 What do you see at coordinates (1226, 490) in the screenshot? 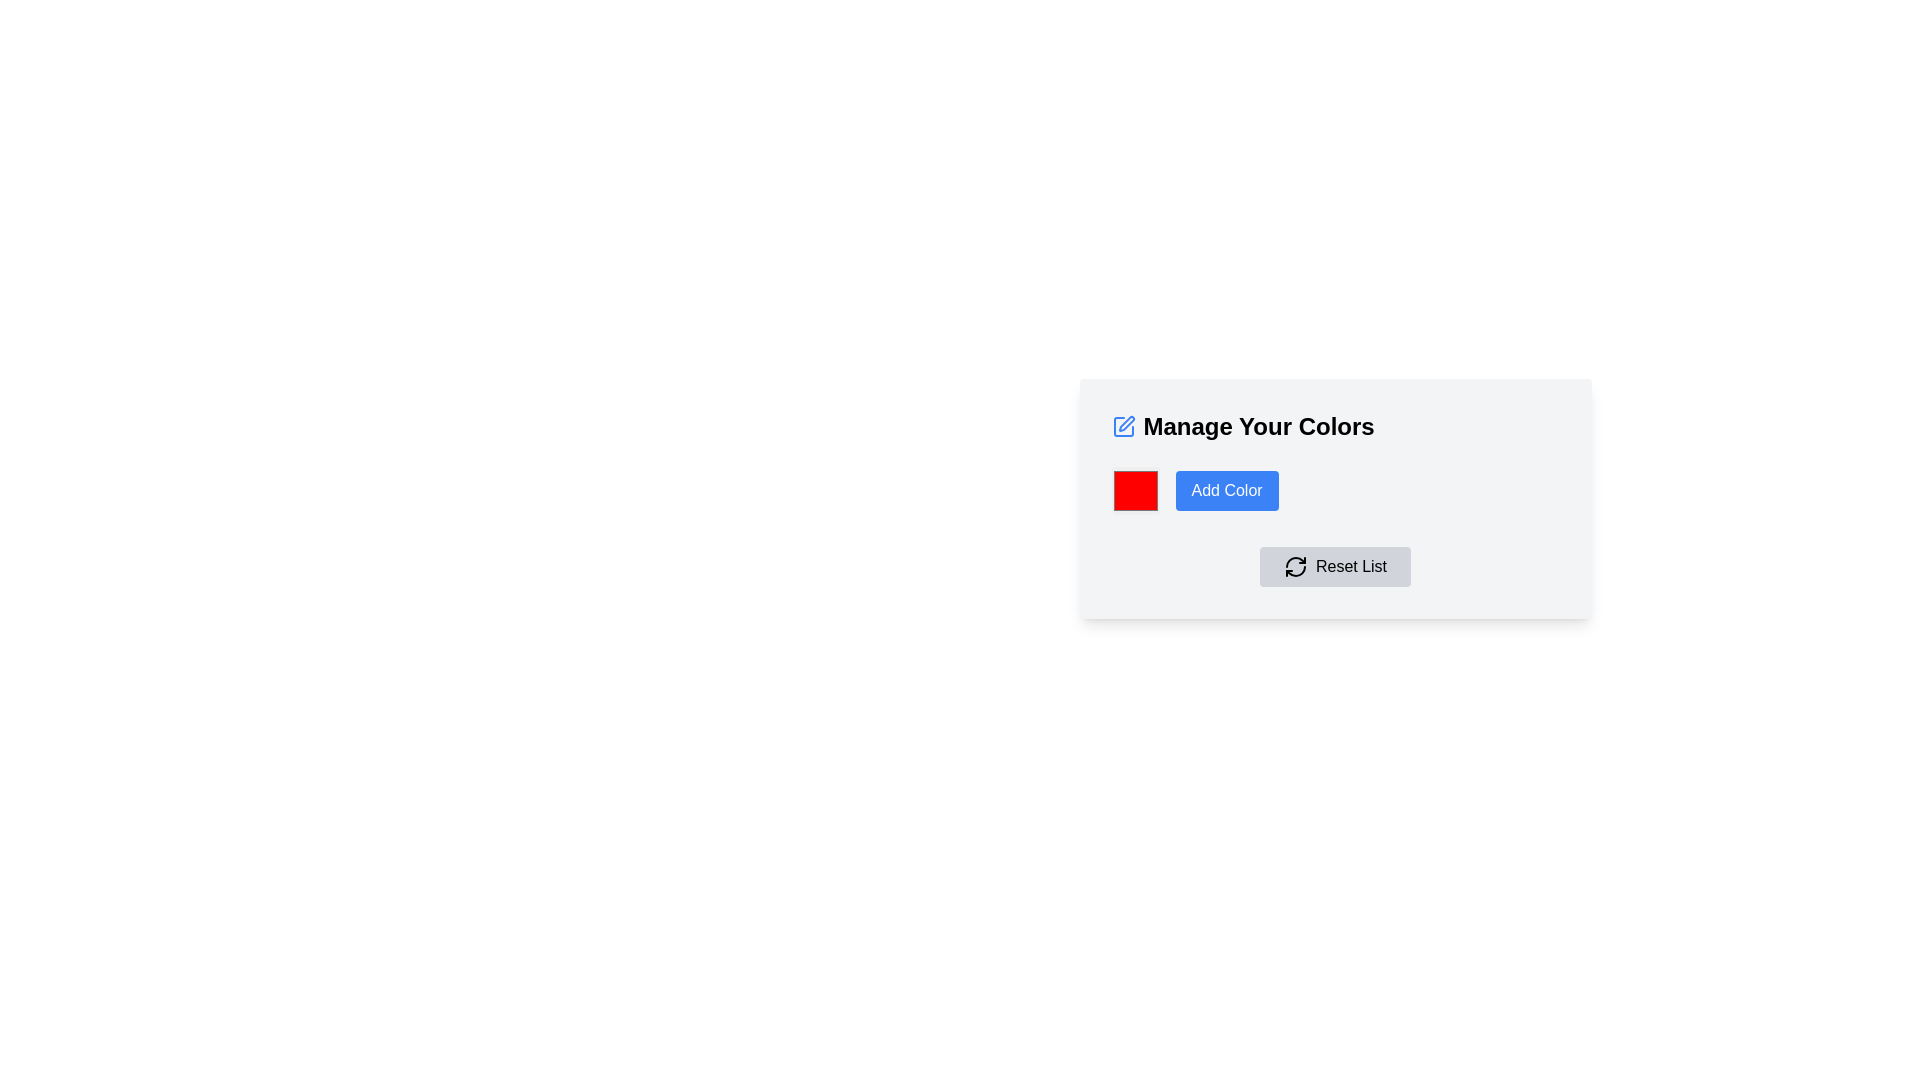
I see `the 'Add Color' button located to the right of the red-colored square box in the 'Manage Your Colors' section` at bounding box center [1226, 490].